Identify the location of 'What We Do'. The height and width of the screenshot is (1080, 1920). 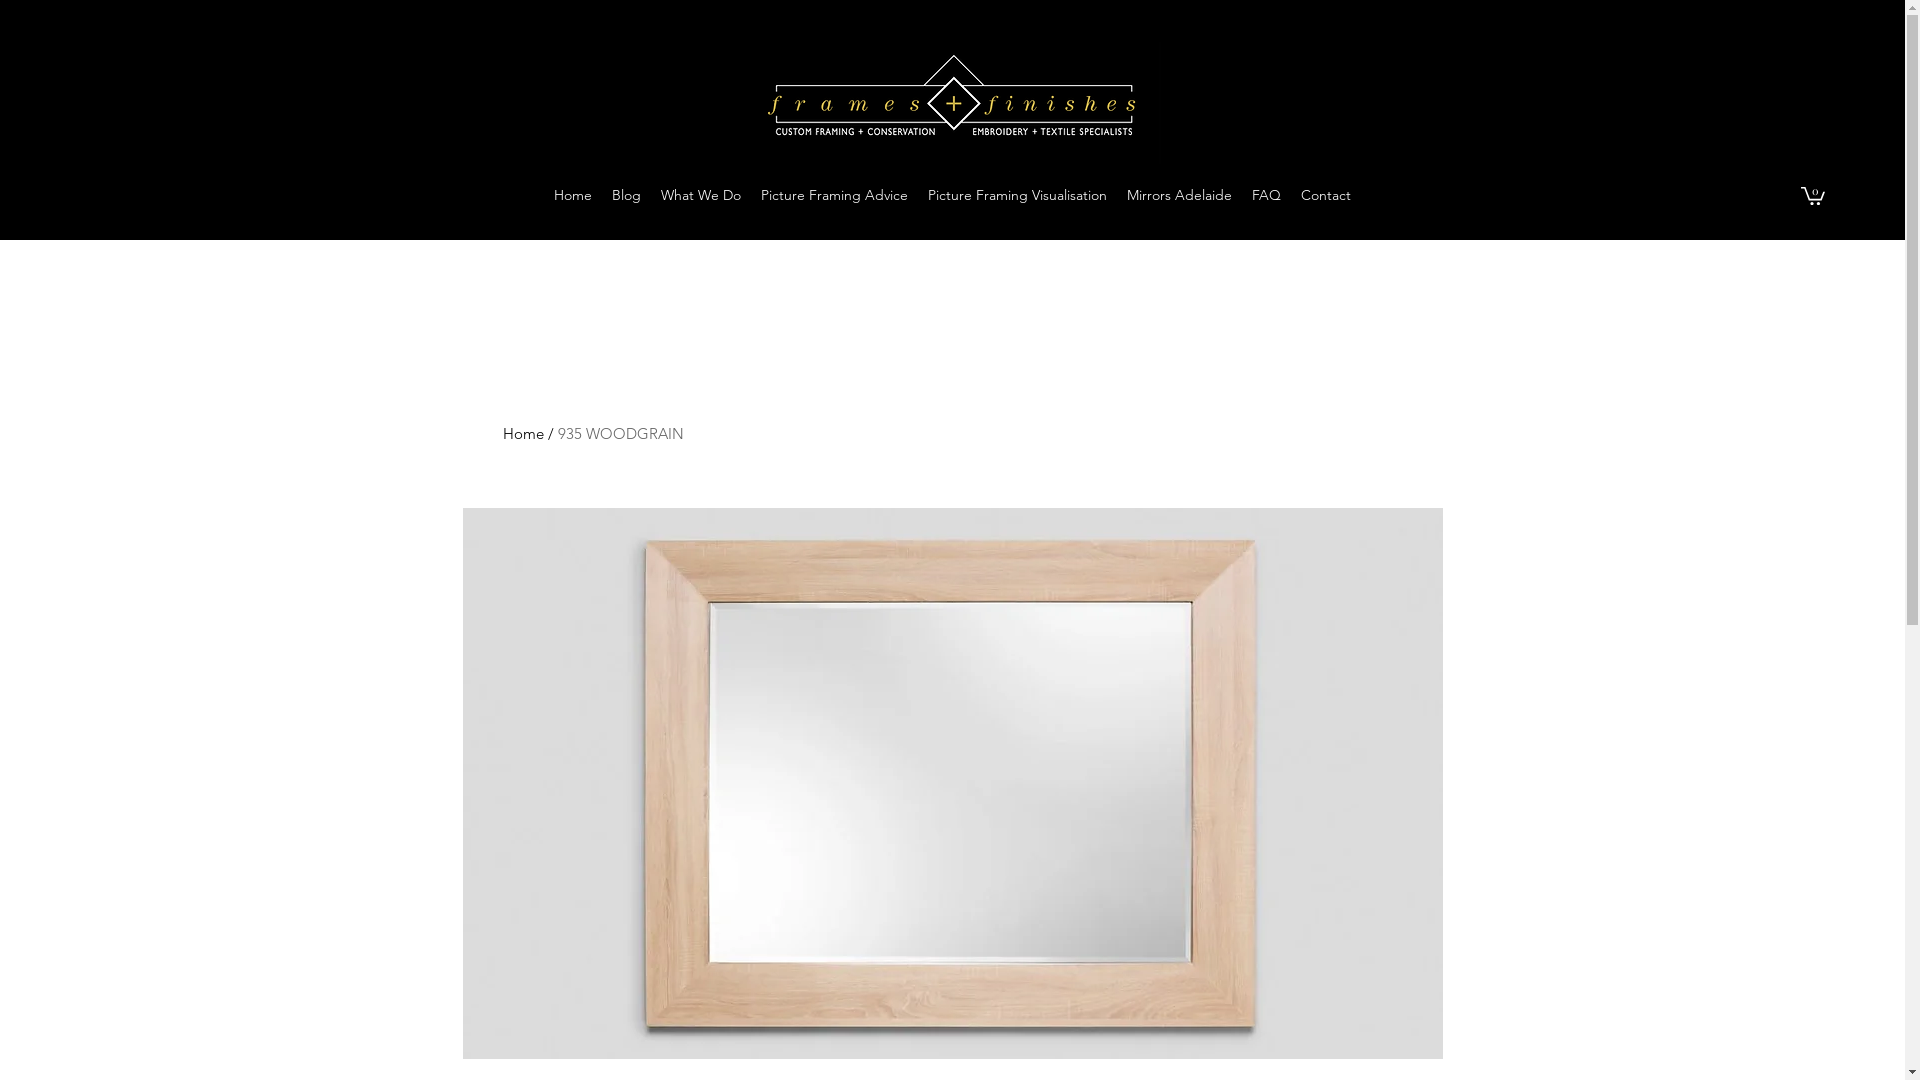
(700, 195).